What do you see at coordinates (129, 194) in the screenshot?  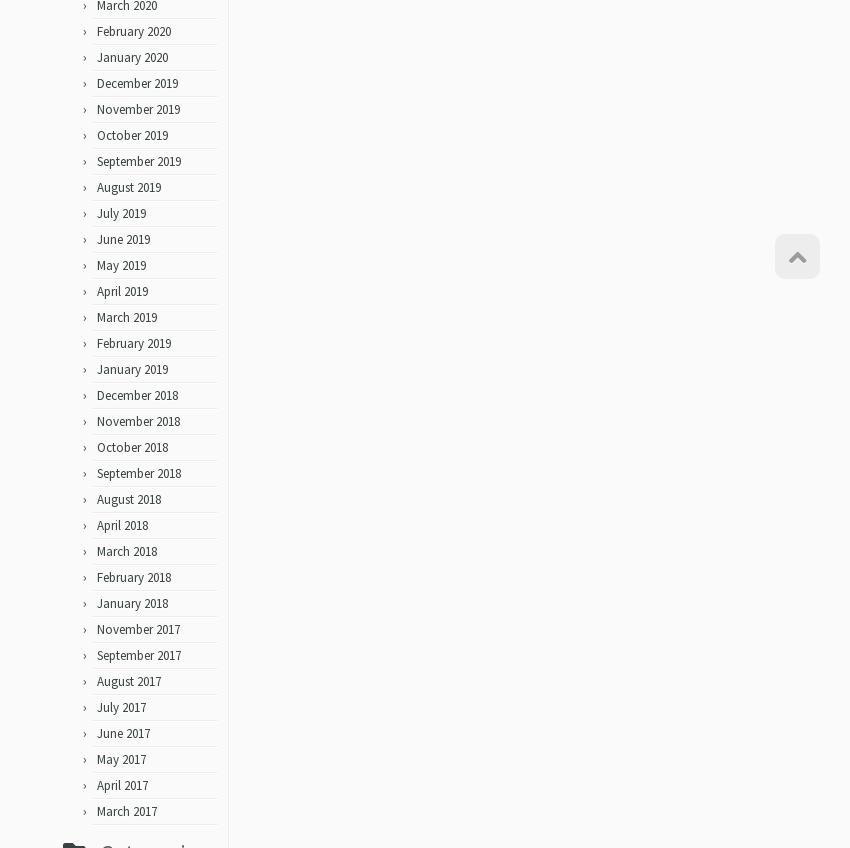 I see `'August 2019'` at bounding box center [129, 194].